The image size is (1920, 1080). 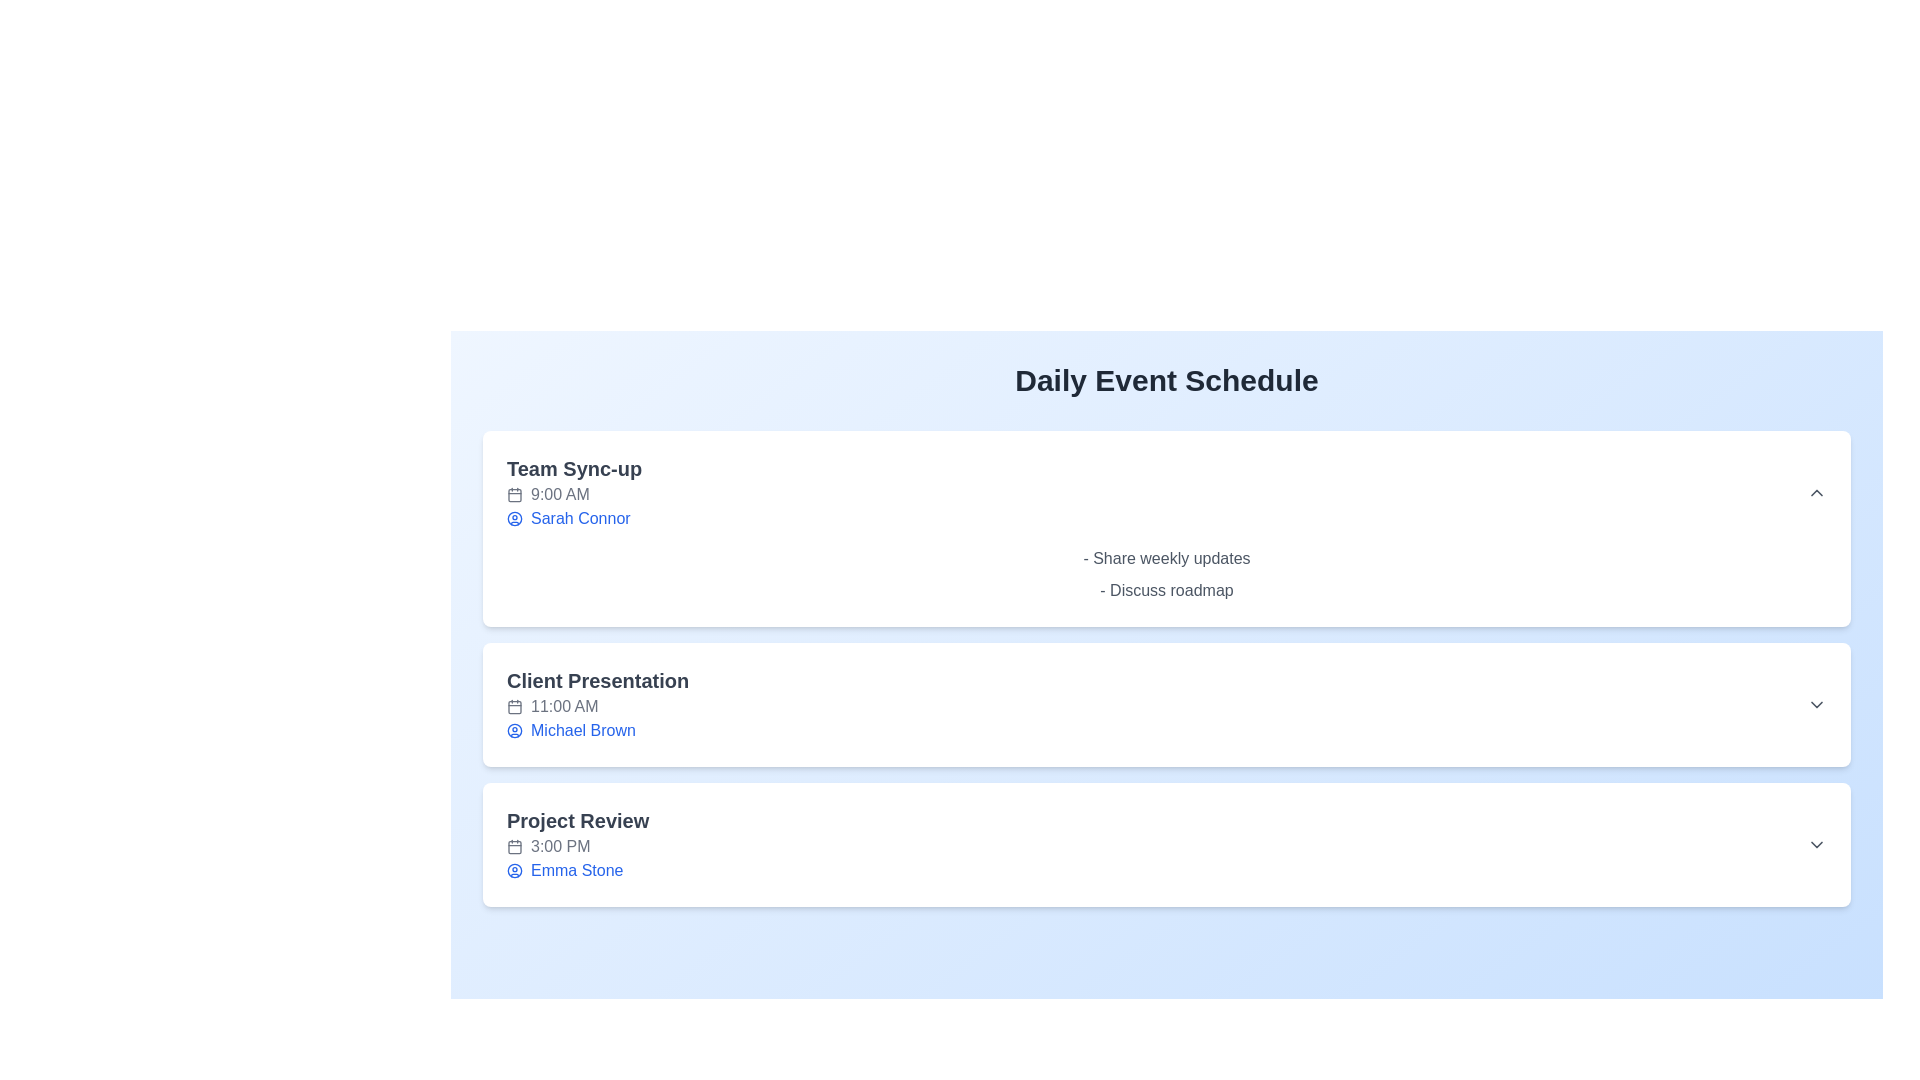 What do you see at coordinates (514, 870) in the screenshot?
I see `the decorative icon representing 'Emma Stone' located to the left of the text in the bottom-most card for the 3:00 PM 'Project Review' event` at bounding box center [514, 870].